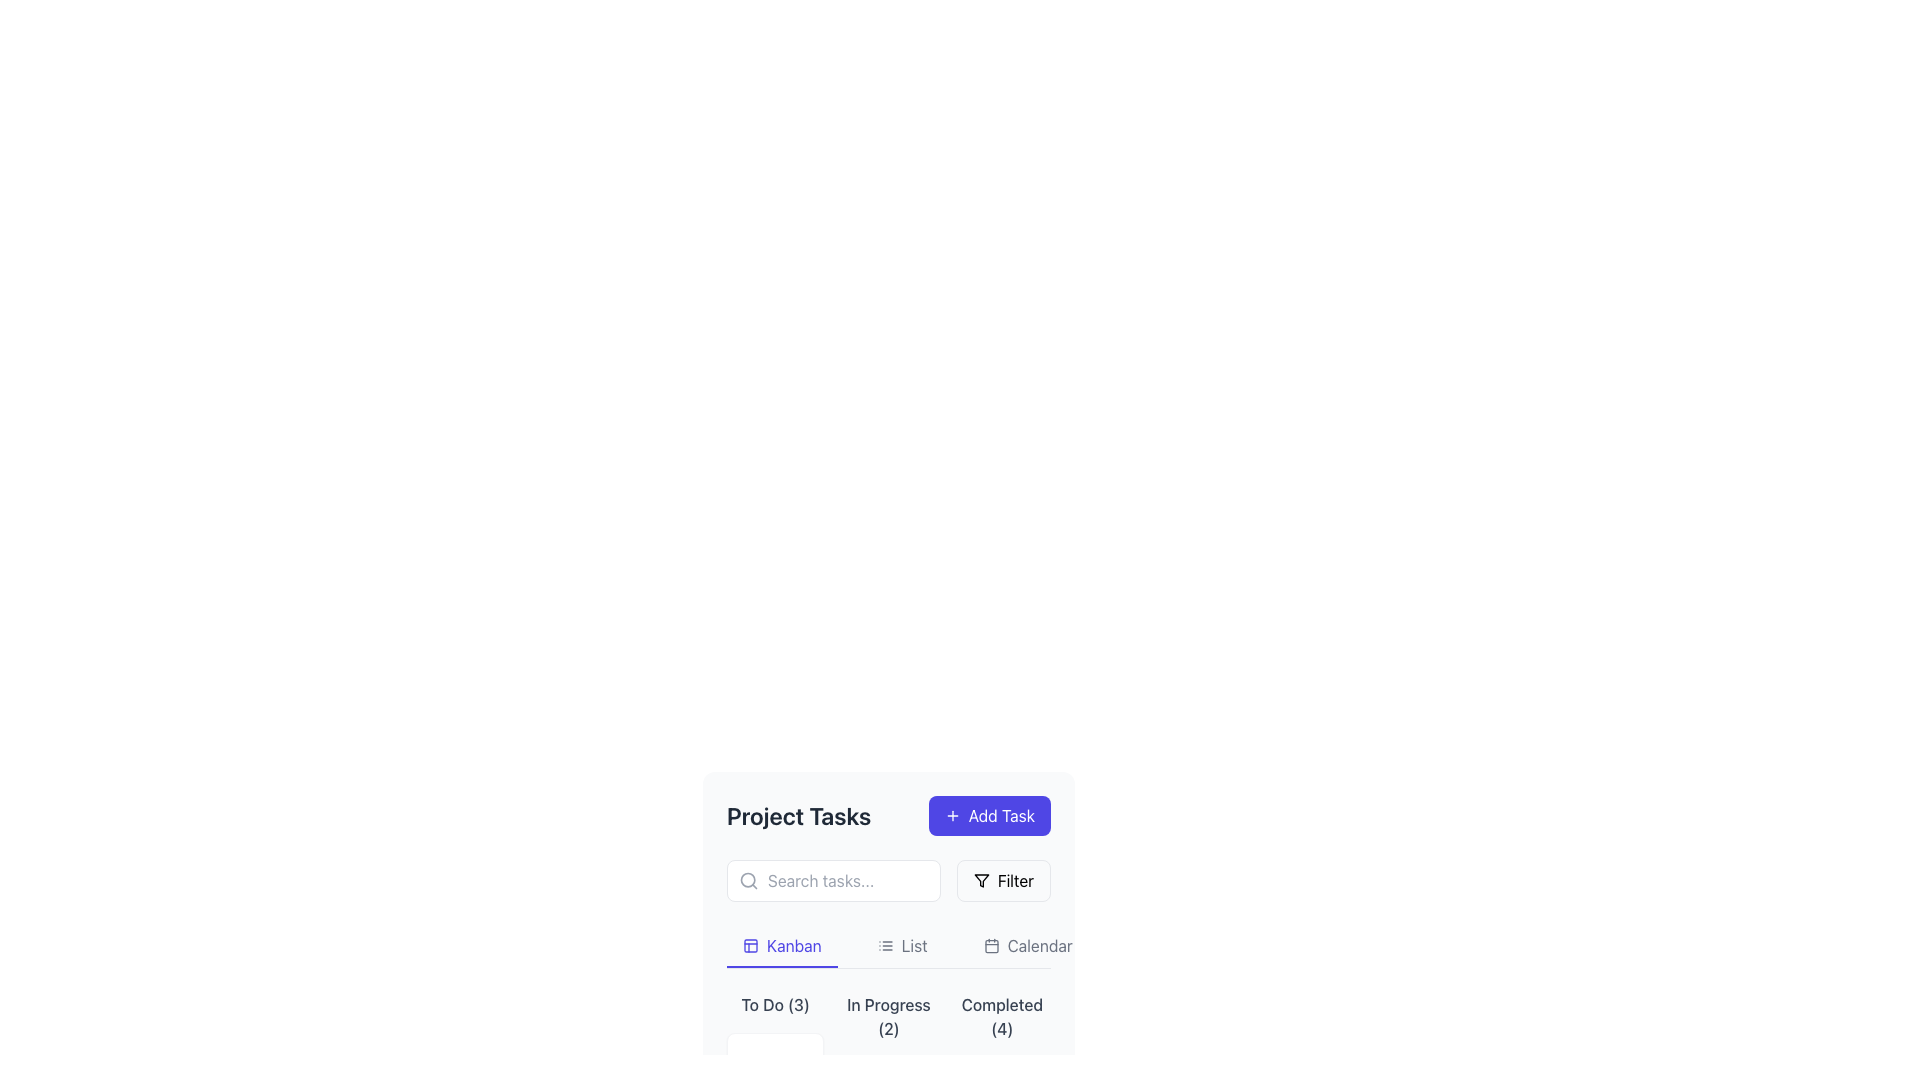 Image resolution: width=1920 pixels, height=1080 pixels. Describe the element at coordinates (1003, 879) in the screenshot. I see `the 'Filter' button, which is a rectangular button with rounded corners and an icon resembling a funnel, located towards the upper-right section of the layout` at that location.